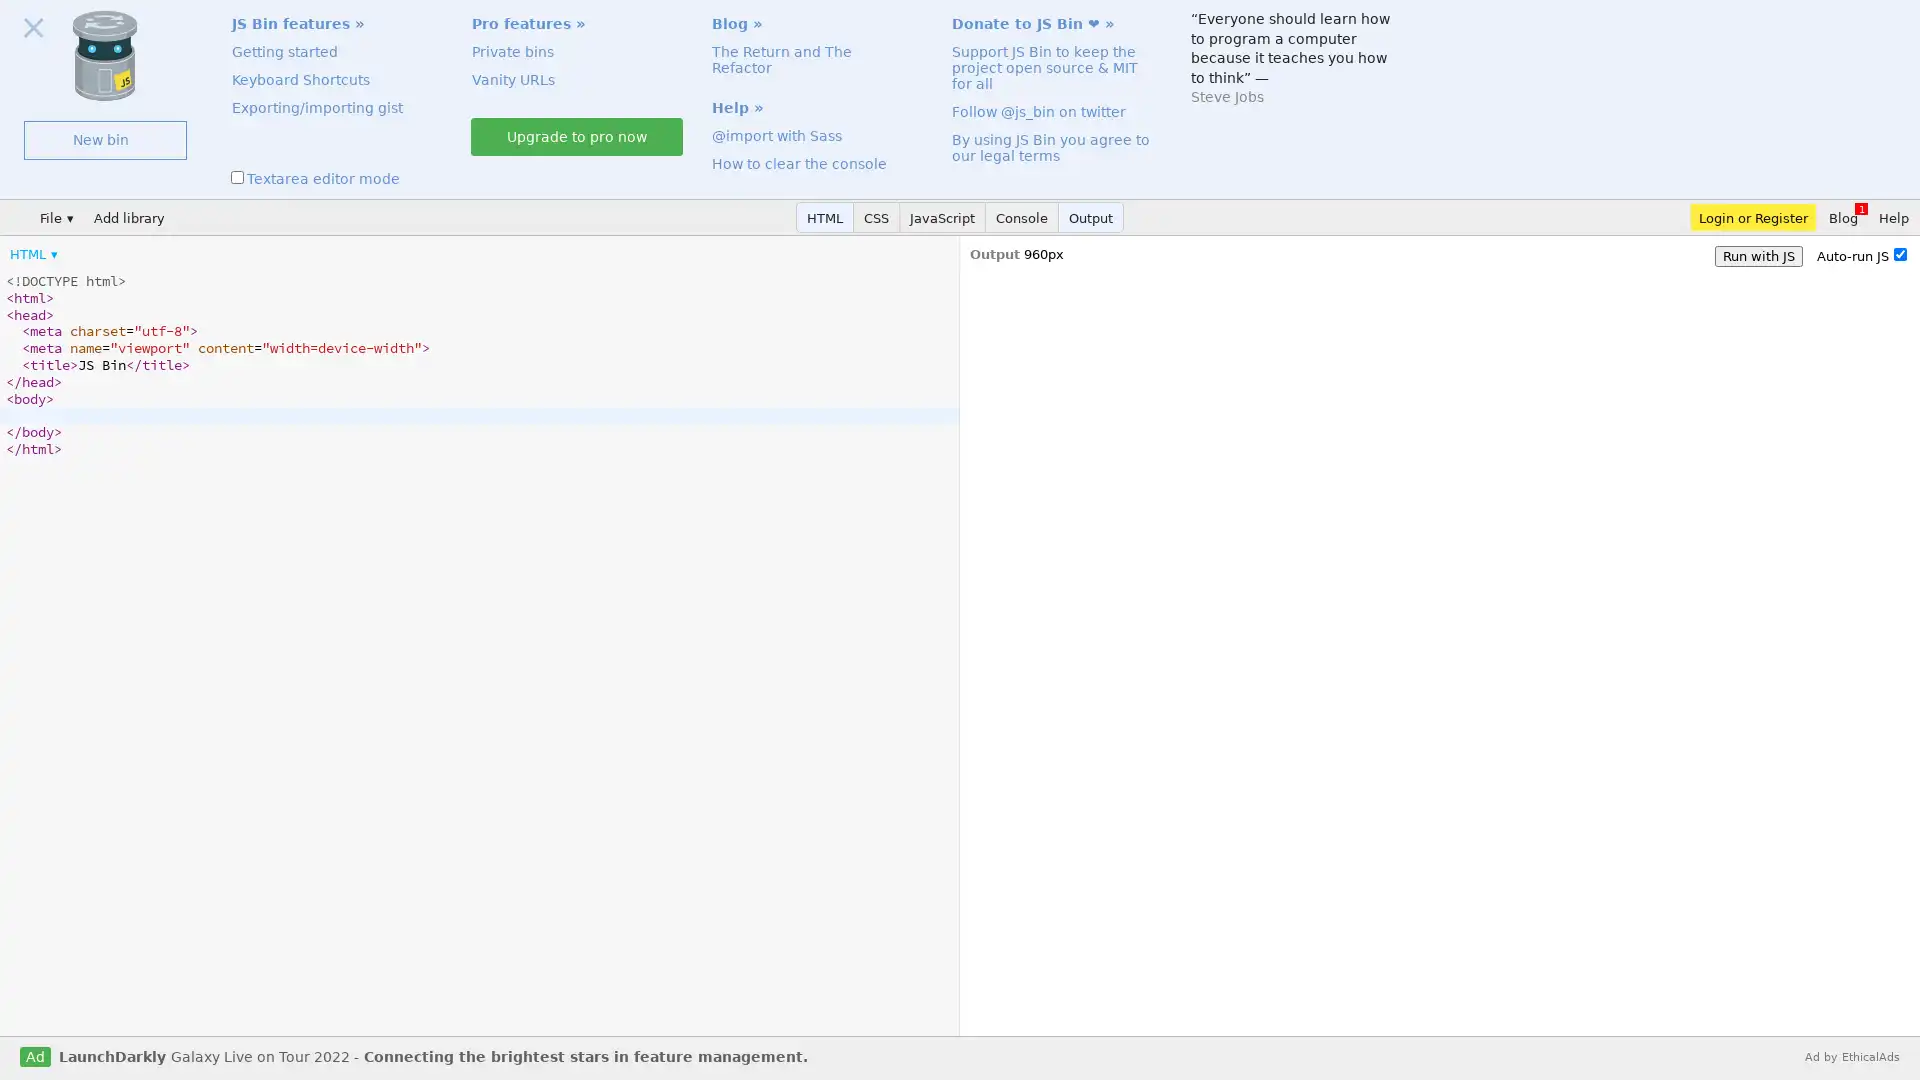  I want to click on Output Panel: Active, so click(1090, 217).